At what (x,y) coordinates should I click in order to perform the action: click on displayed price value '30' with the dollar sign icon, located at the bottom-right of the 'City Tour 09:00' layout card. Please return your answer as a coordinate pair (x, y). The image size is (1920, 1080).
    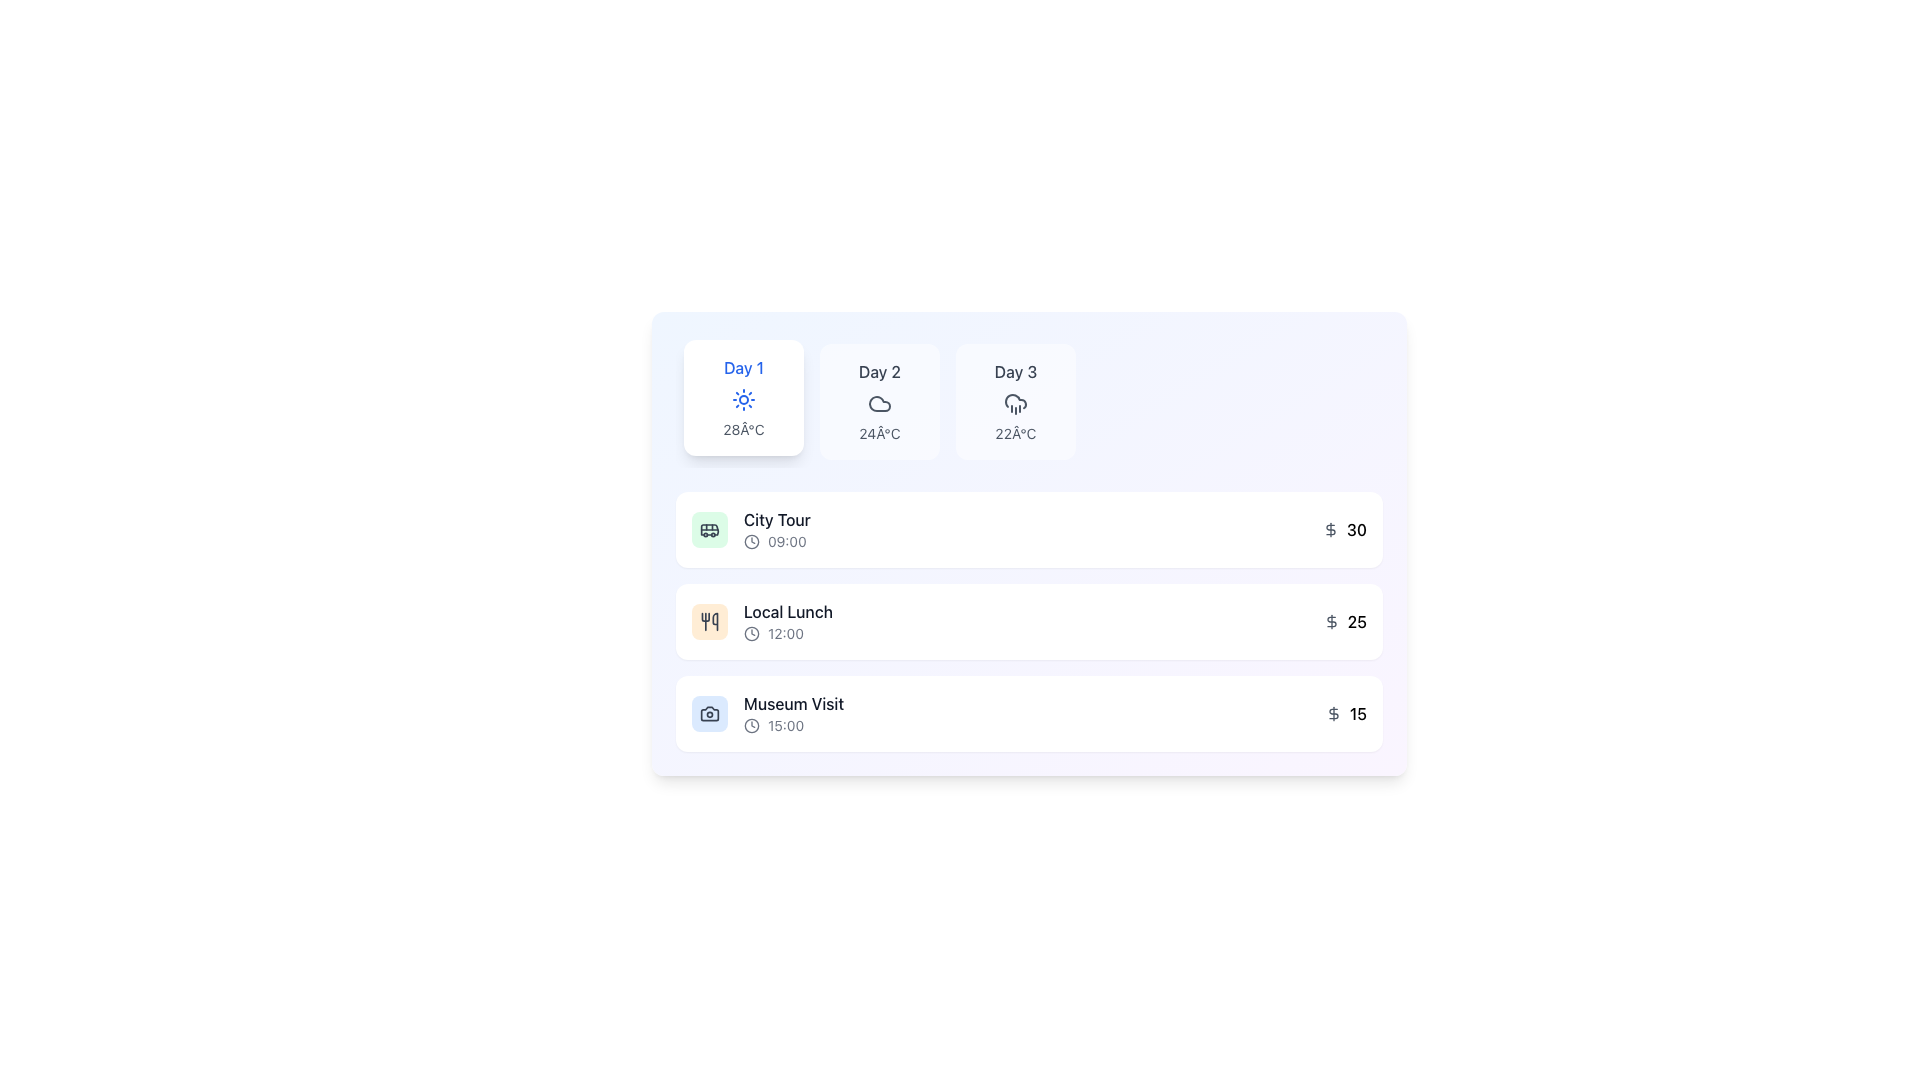
    Looking at the image, I should click on (1344, 528).